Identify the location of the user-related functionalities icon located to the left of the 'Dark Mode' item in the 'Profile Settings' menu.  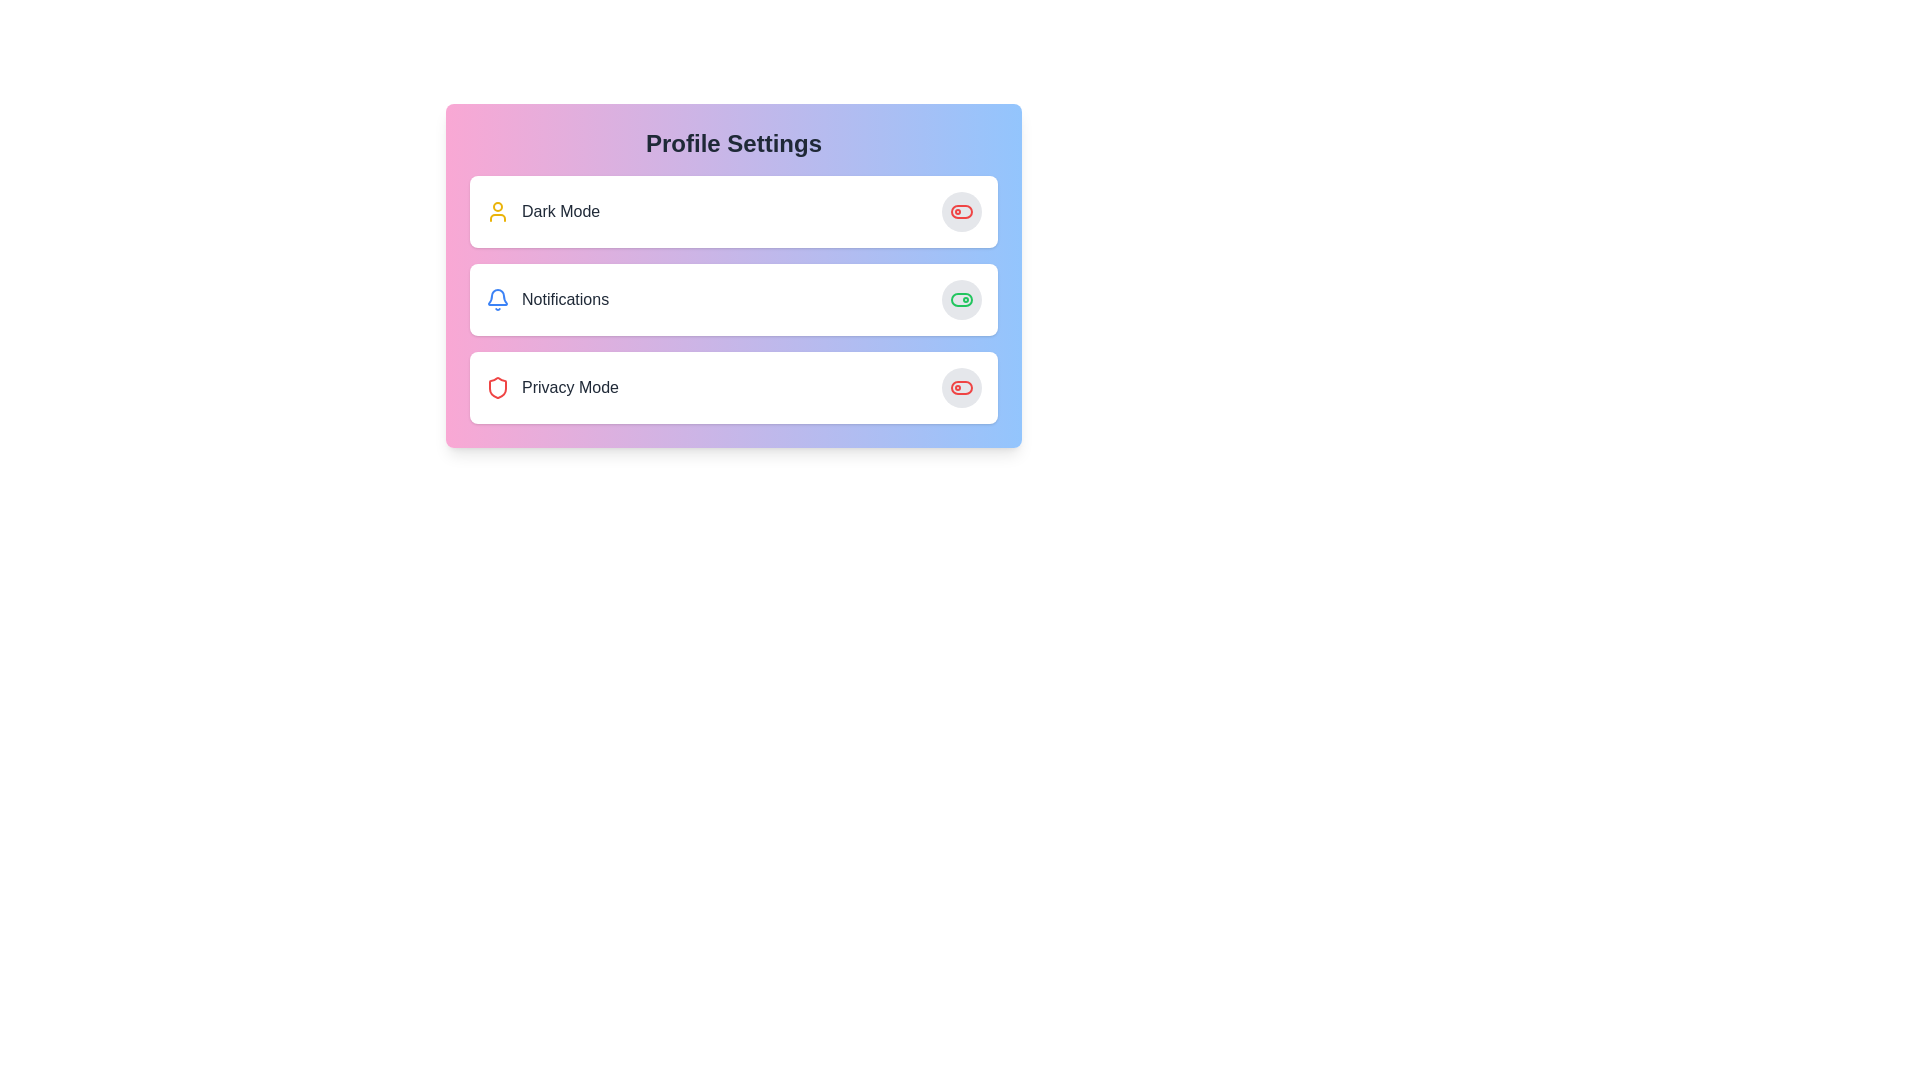
(498, 212).